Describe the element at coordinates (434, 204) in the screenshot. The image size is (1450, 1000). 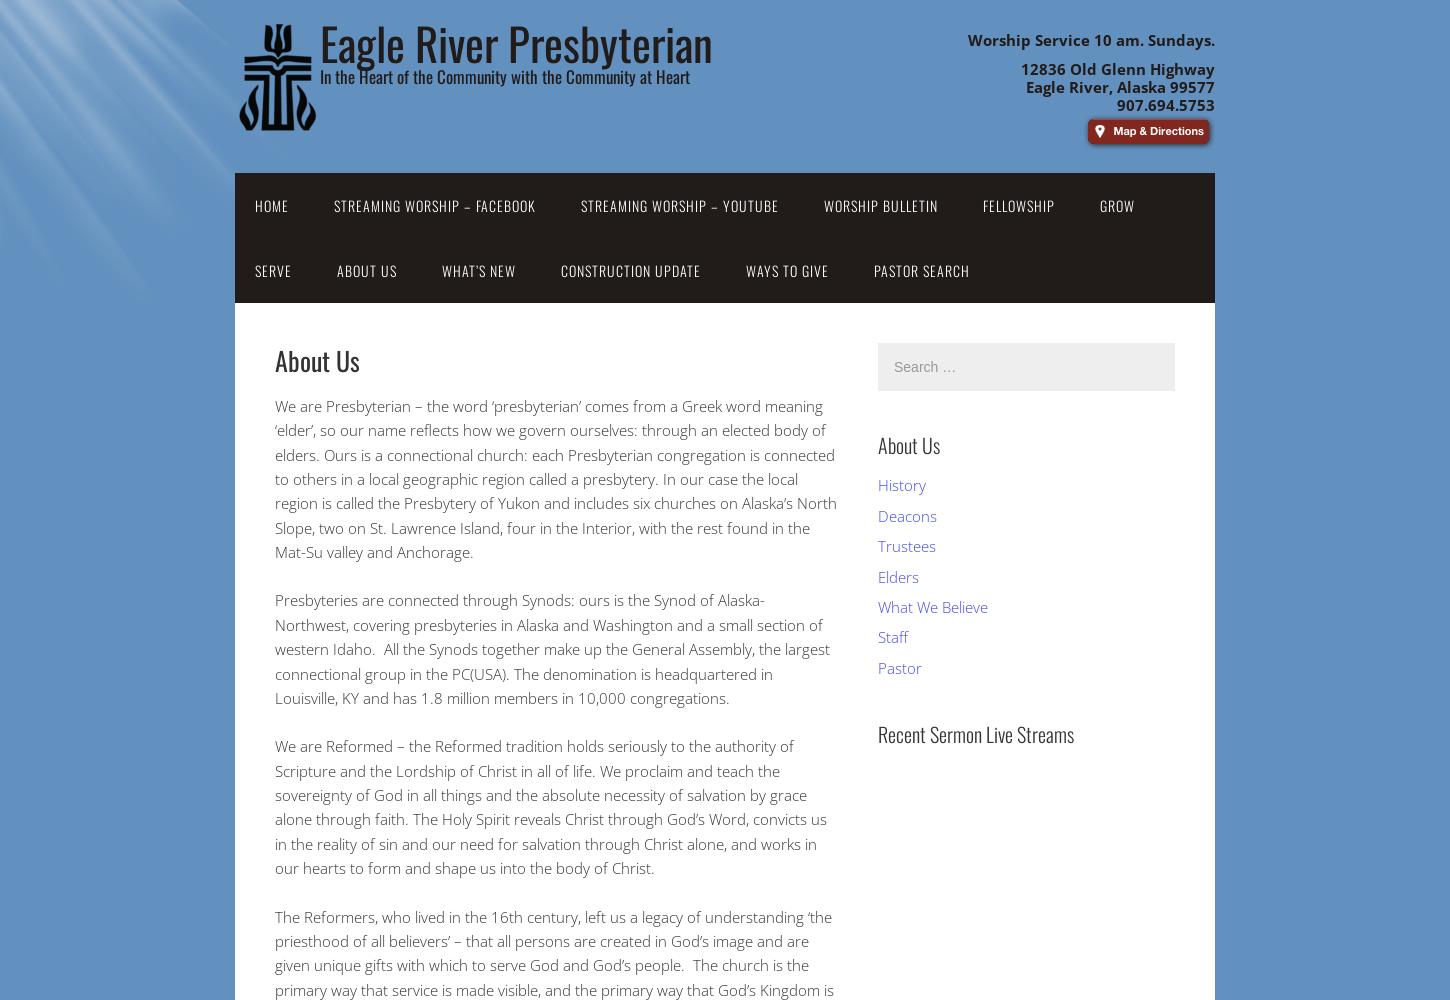
I see `'Streaming Worship – Facebook'` at that location.